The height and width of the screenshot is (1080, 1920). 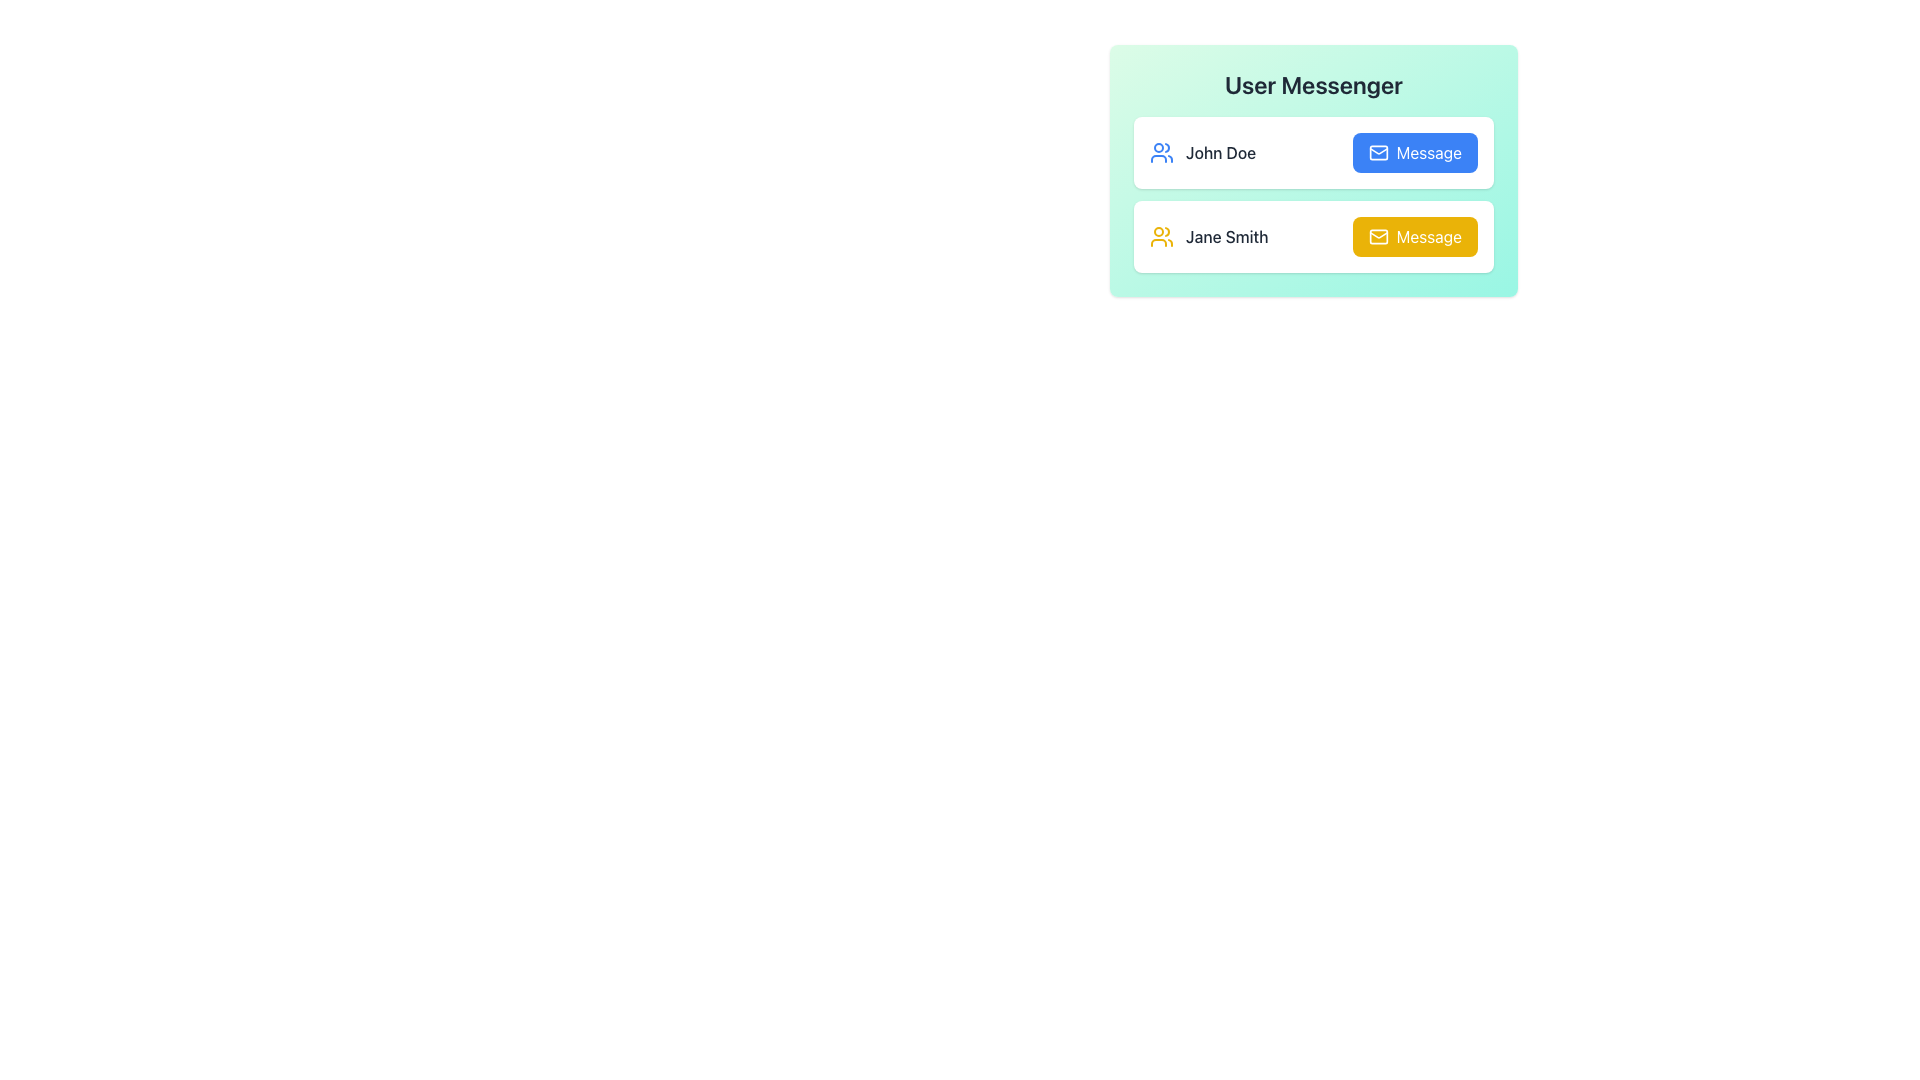 What do you see at coordinates (1202, 152) in the screenshot?
I see `displayed text from the Text display label that shows the user's name, 'John Doe', located on the left side of the layout before the blue 'Message' button` at bounding box center [1202, 152].